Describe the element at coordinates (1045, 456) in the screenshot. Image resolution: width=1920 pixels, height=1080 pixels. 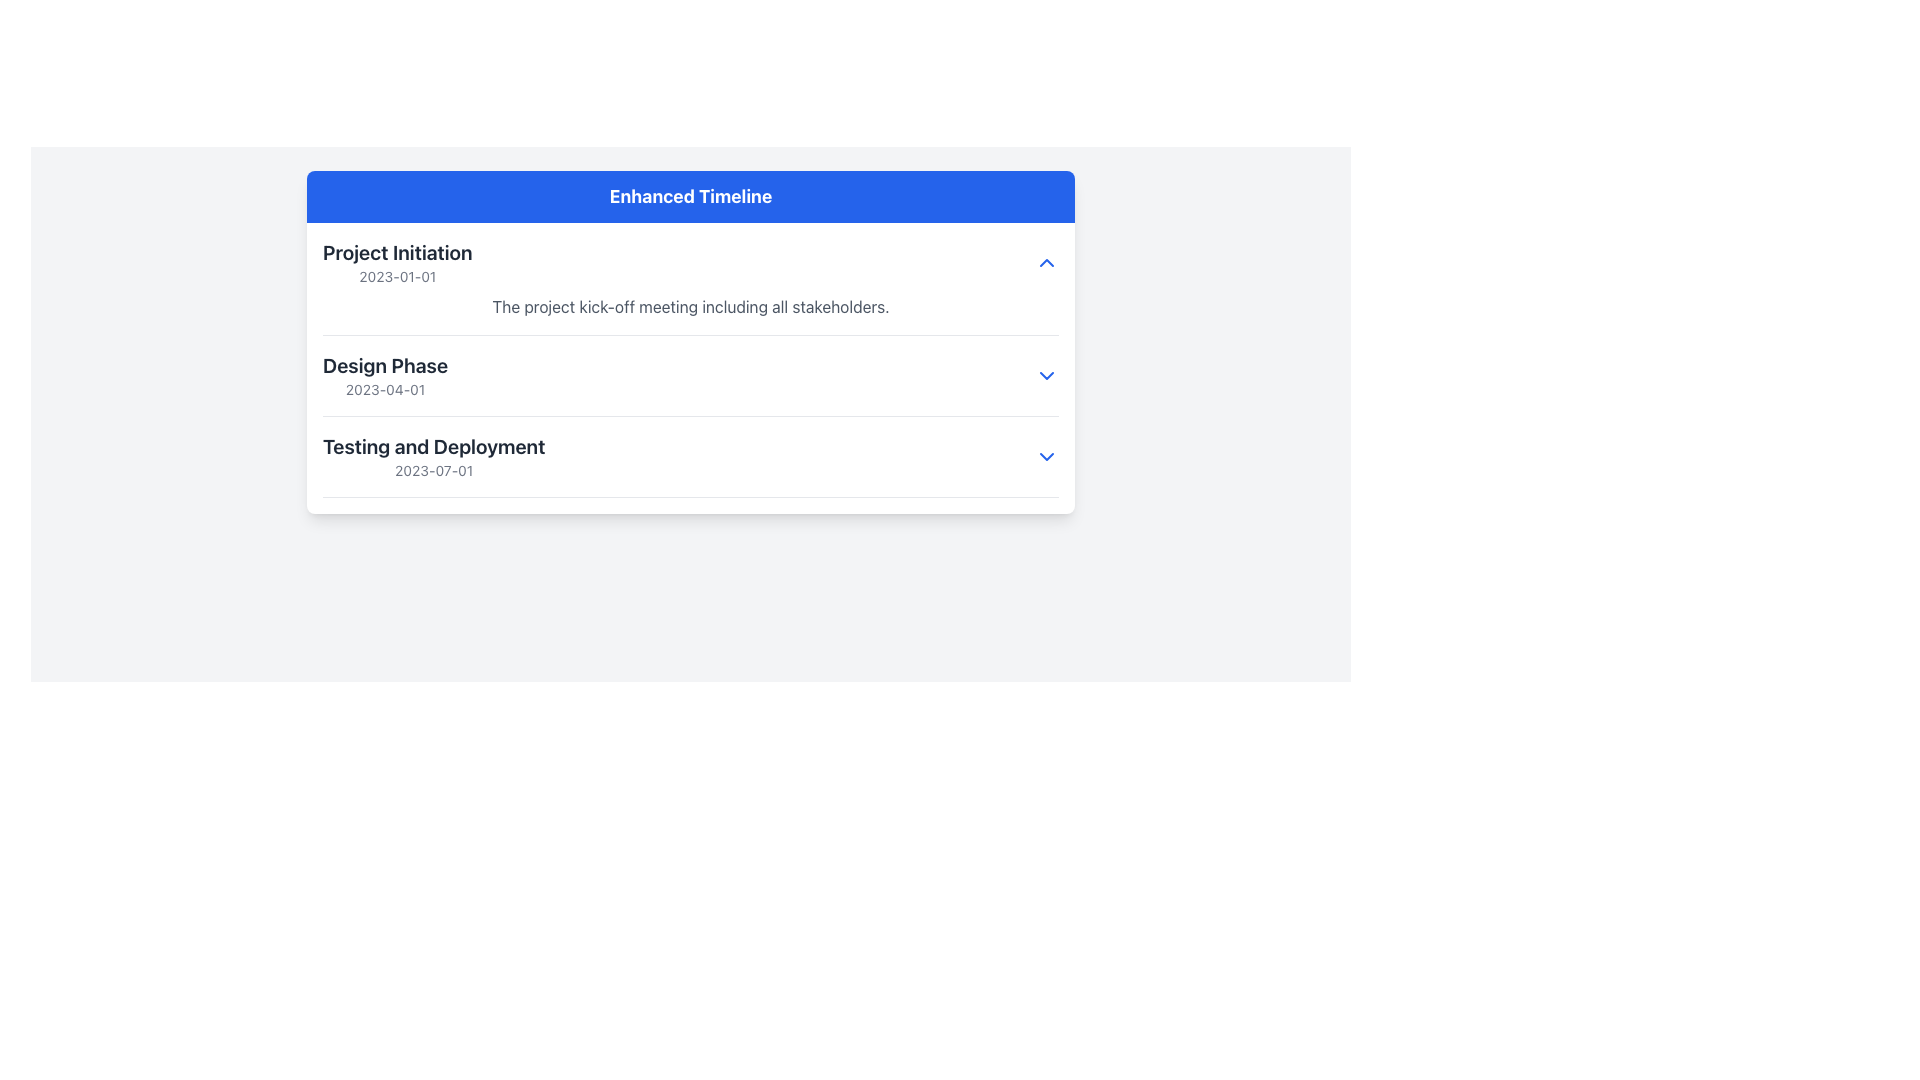
I see `the downward-facing chevron icon in the 'Testing and Deployment' section` at that location.